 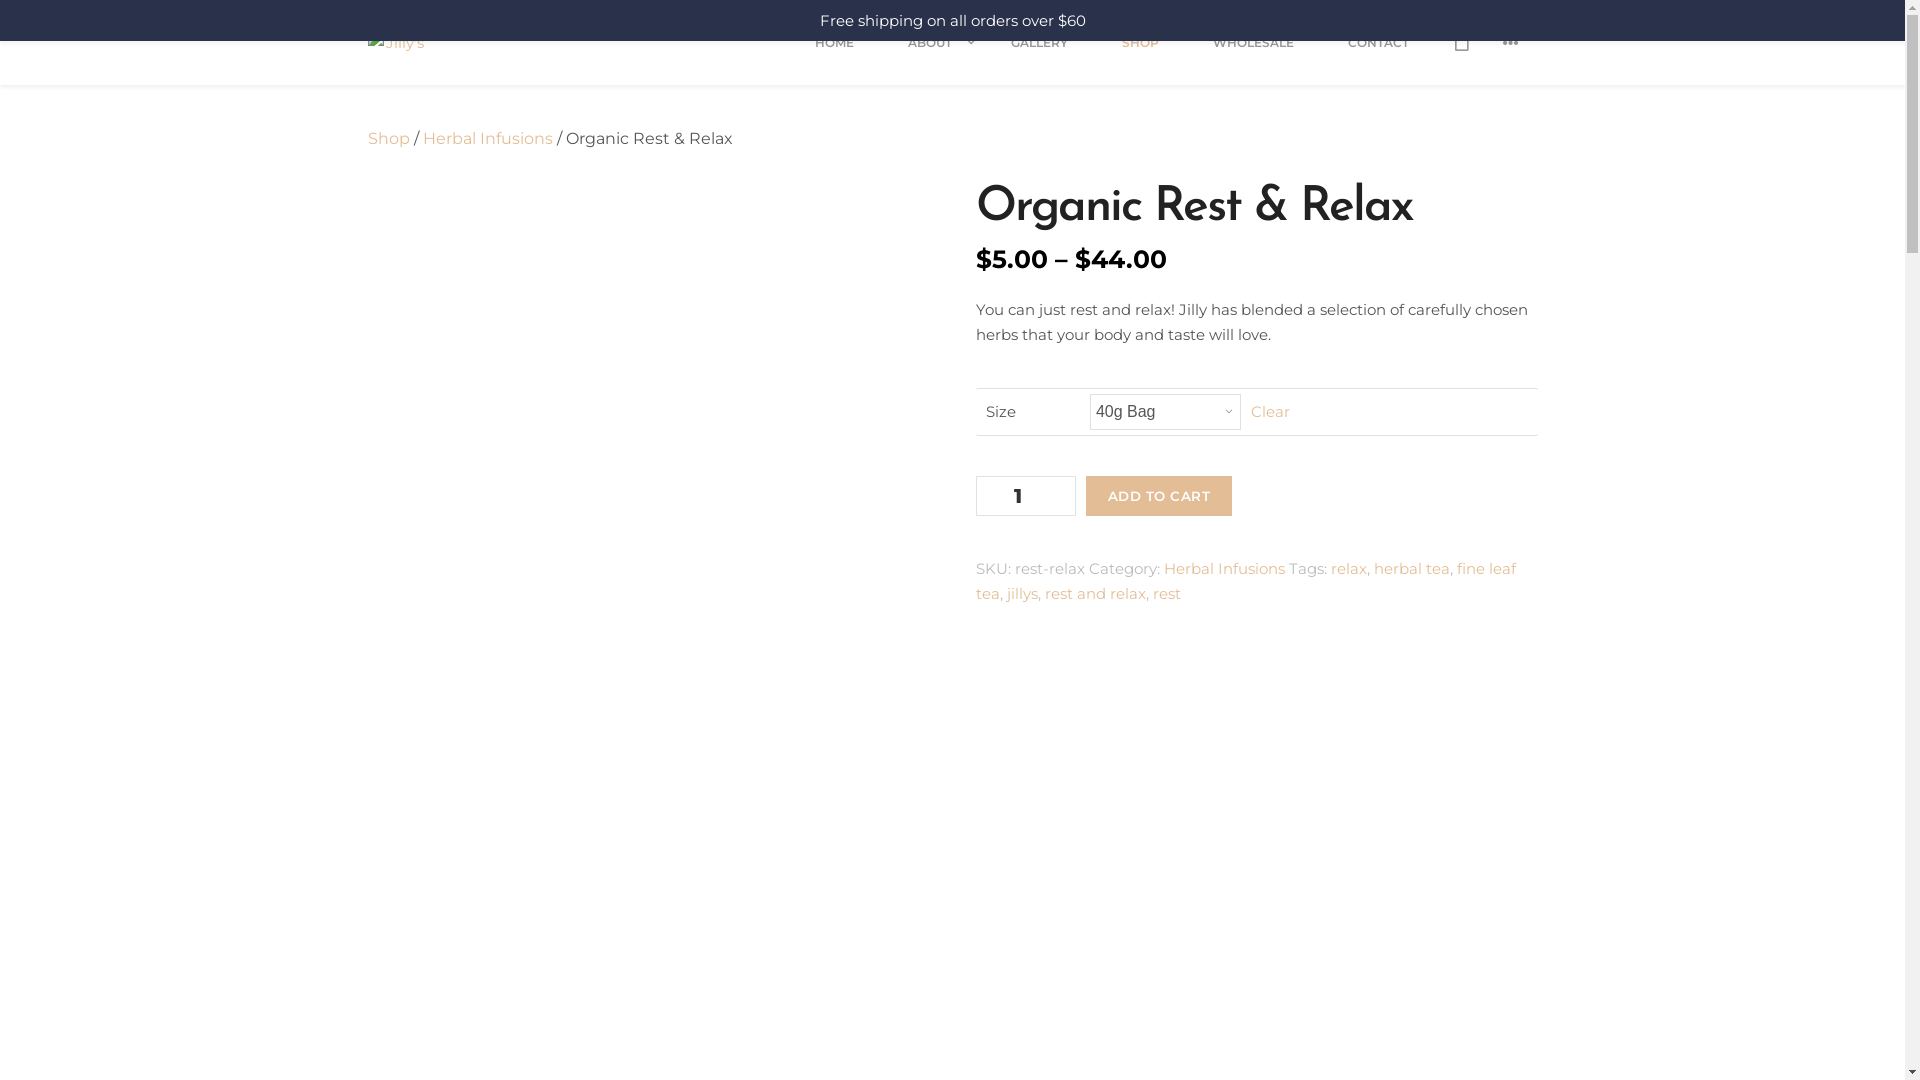 I want to click on 'GALLERY', so click(x=1039, y=56).